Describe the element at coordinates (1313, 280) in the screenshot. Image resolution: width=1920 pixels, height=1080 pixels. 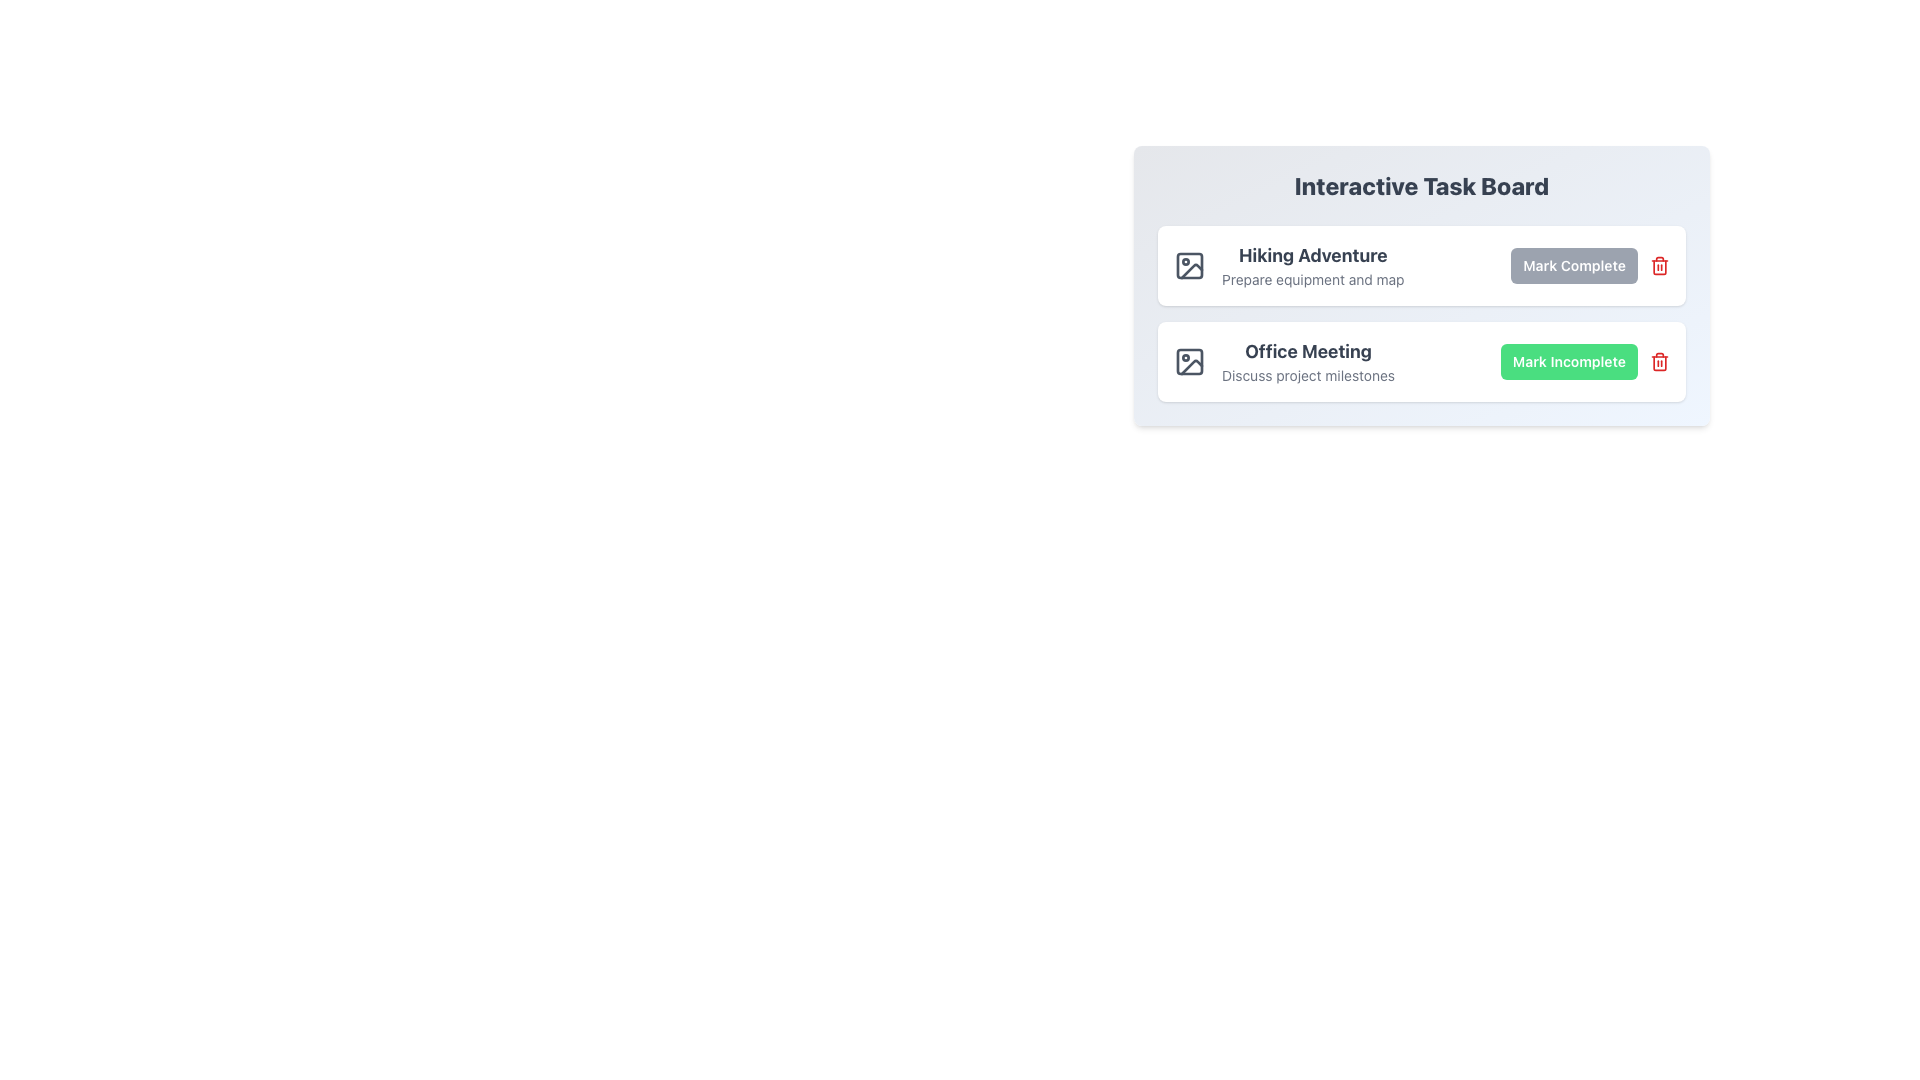
I see `text label displaying 'Prepare equipment and map', which is located below the bold title 'Hiking Adventure' in the task board interface` at that location.